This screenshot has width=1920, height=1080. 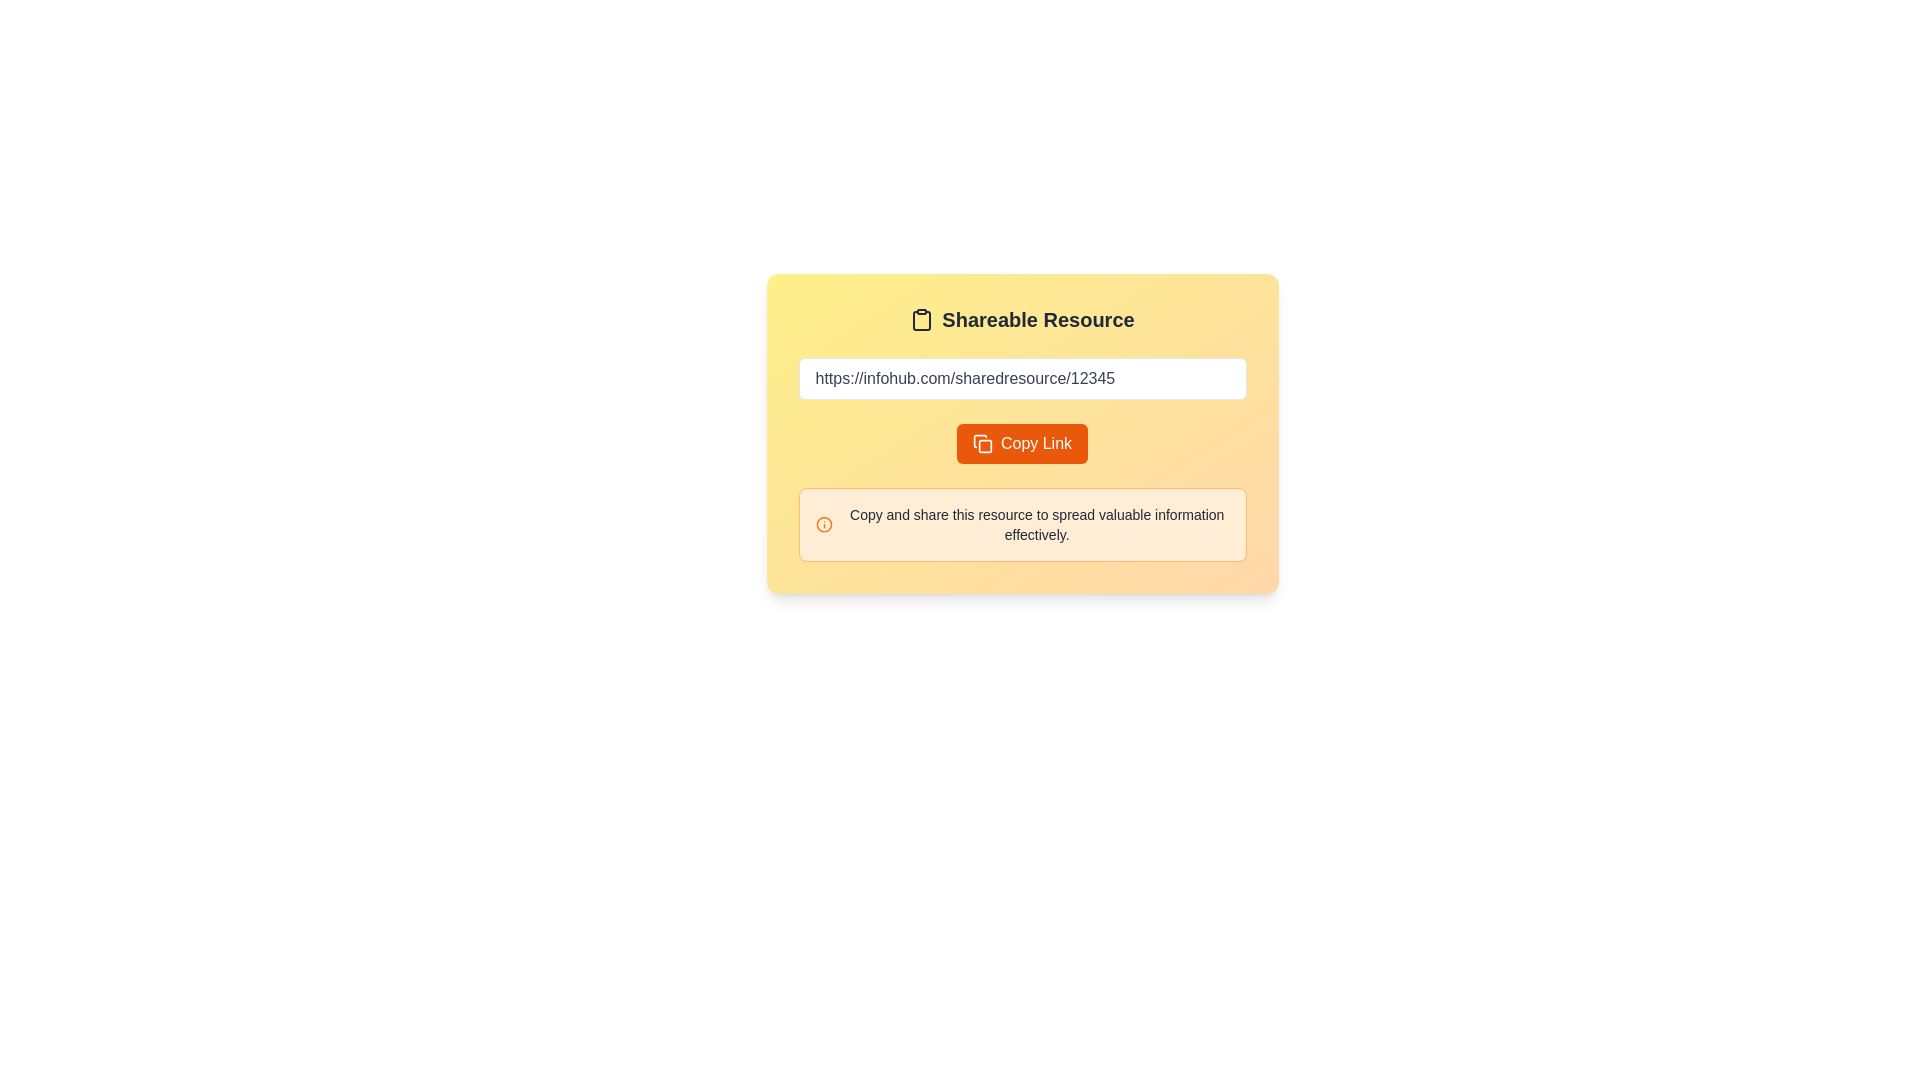 I want to click on within the text input field located under the title 'Shareable Resource' and above the 'Copy Link' button to focus on it, so click(x=1022, y=378).